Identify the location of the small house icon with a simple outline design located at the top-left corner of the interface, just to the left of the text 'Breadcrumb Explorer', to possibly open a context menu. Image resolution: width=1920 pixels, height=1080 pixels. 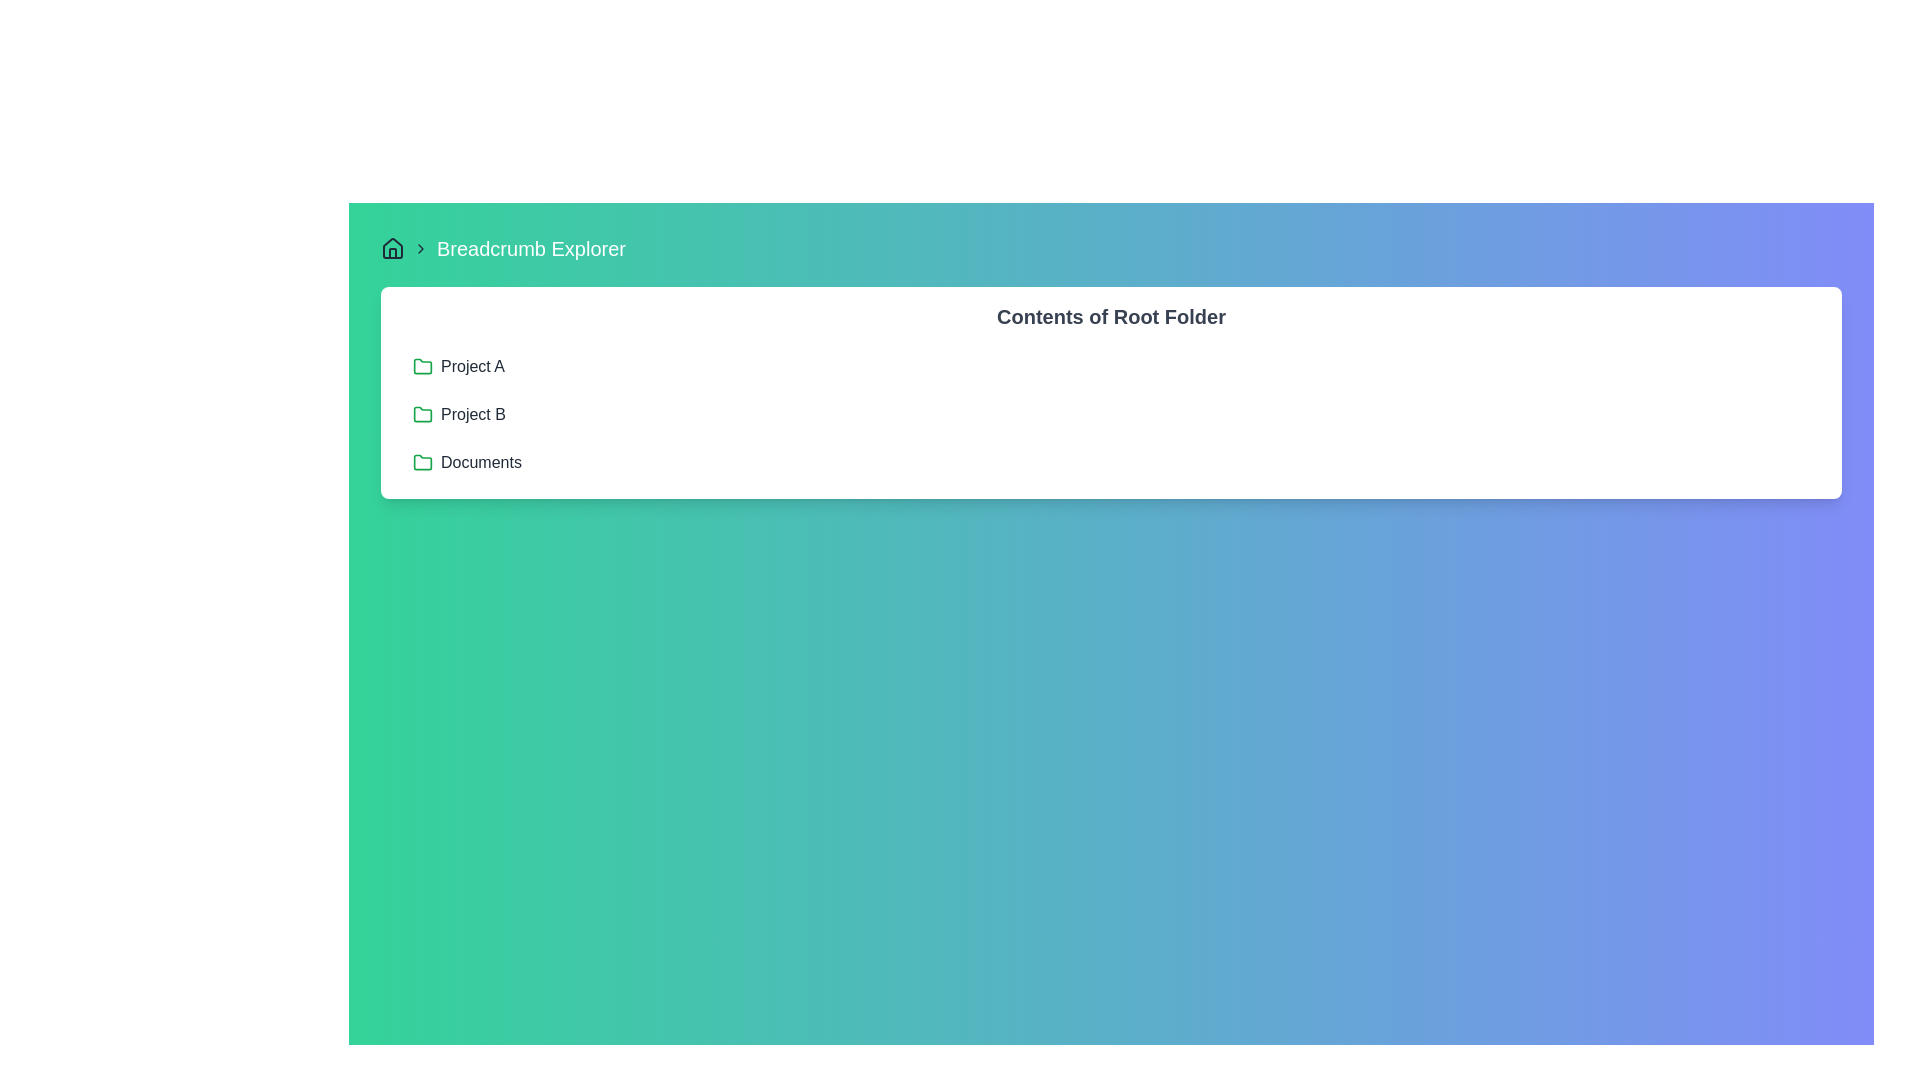
(393, 248).